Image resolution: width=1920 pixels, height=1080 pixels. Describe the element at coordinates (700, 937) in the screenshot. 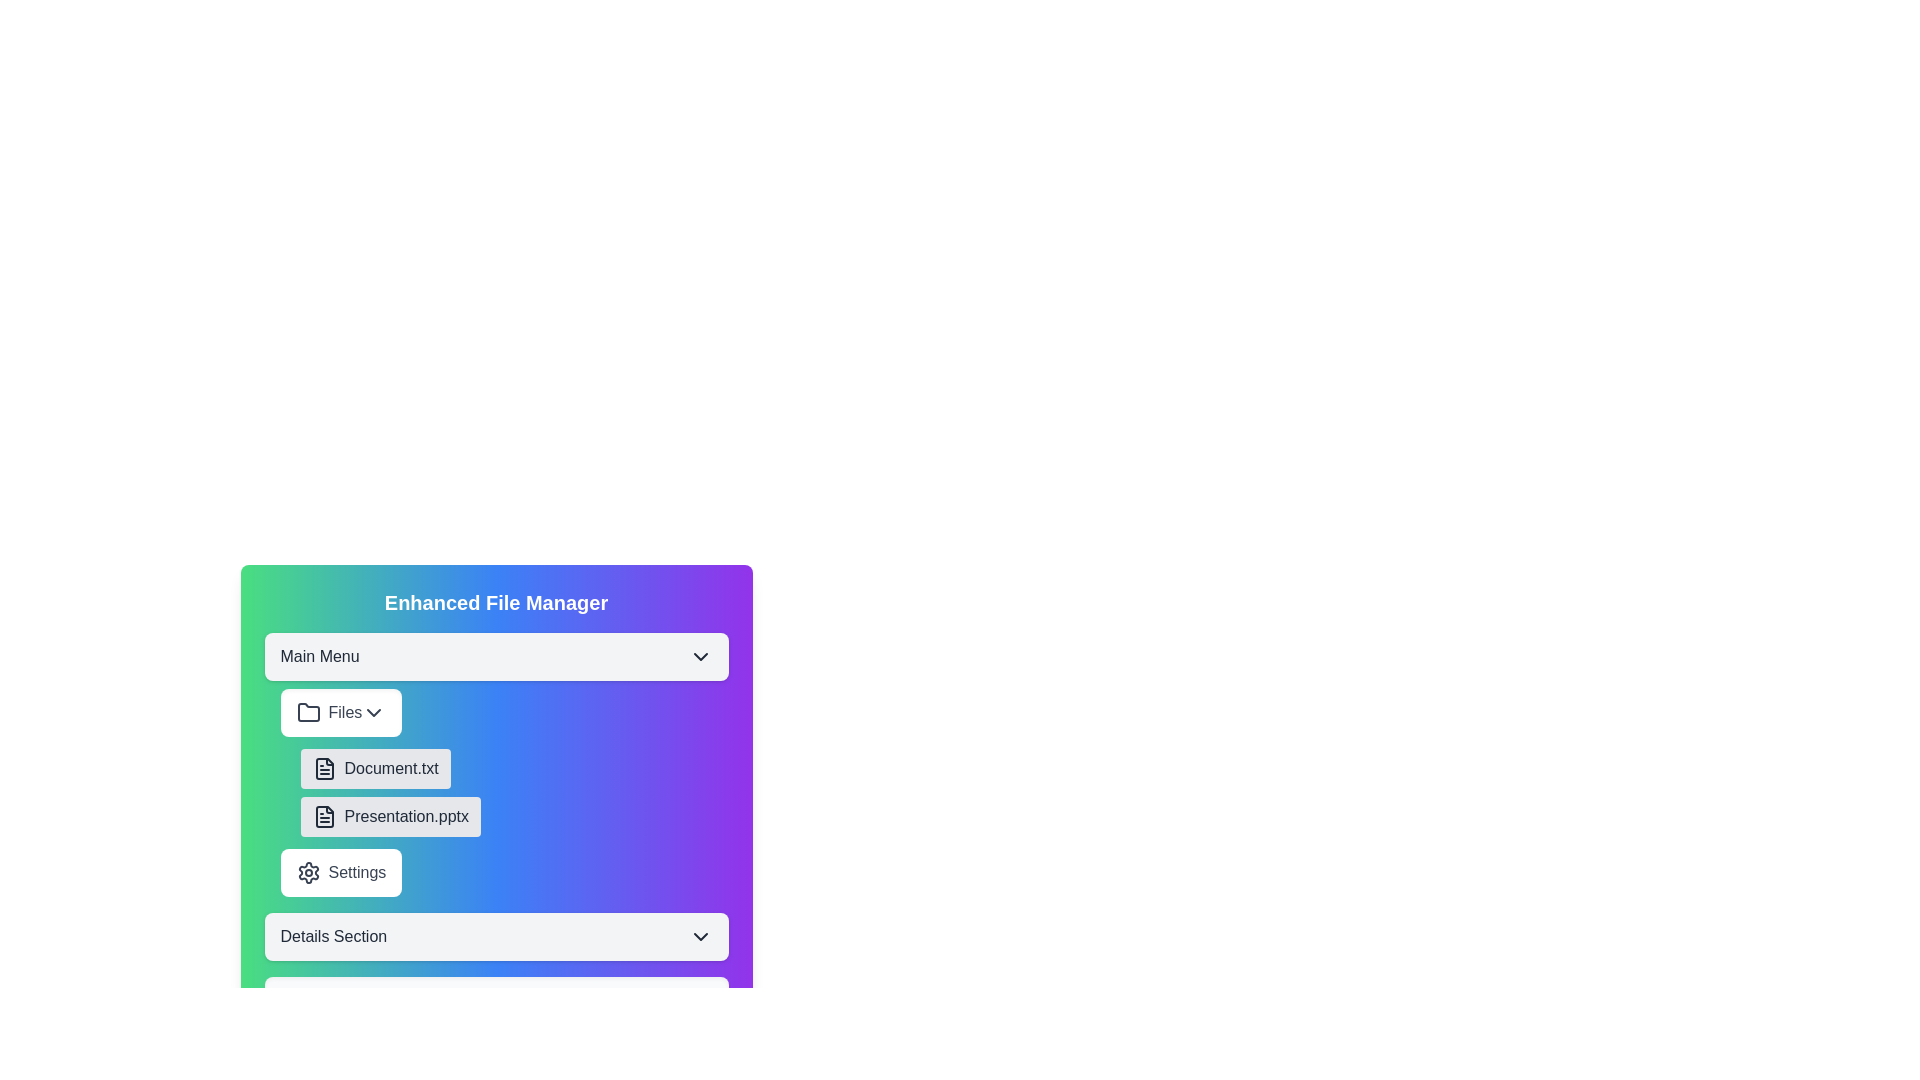

I see `the chevron-down dropdown toggle icon` at that location.